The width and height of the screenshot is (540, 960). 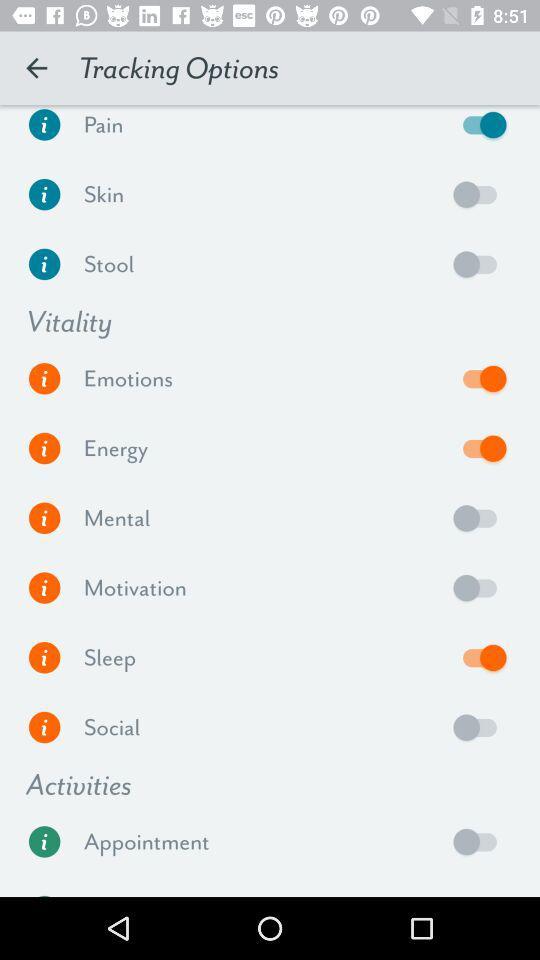 I want to click on energy vitality, so click(x=479, y=448).